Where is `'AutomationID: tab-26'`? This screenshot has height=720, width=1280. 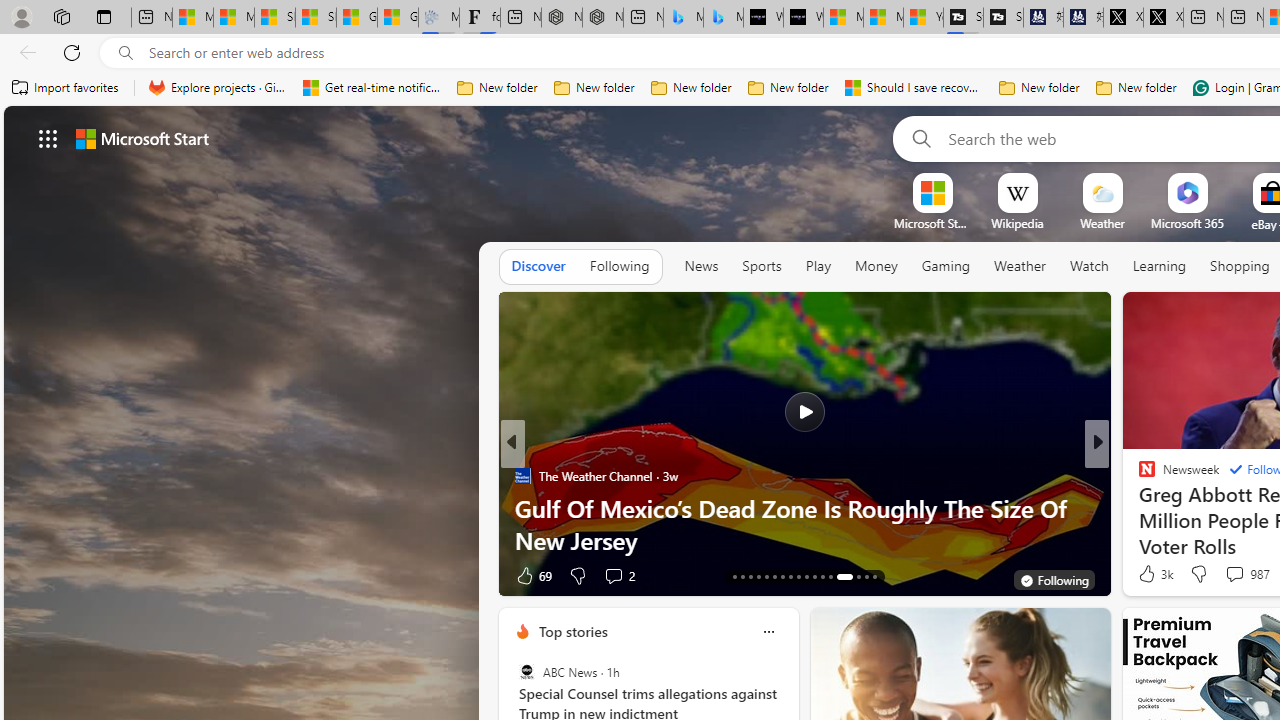
'AutomationID: tab-26' is located at coordinates (844, 577).